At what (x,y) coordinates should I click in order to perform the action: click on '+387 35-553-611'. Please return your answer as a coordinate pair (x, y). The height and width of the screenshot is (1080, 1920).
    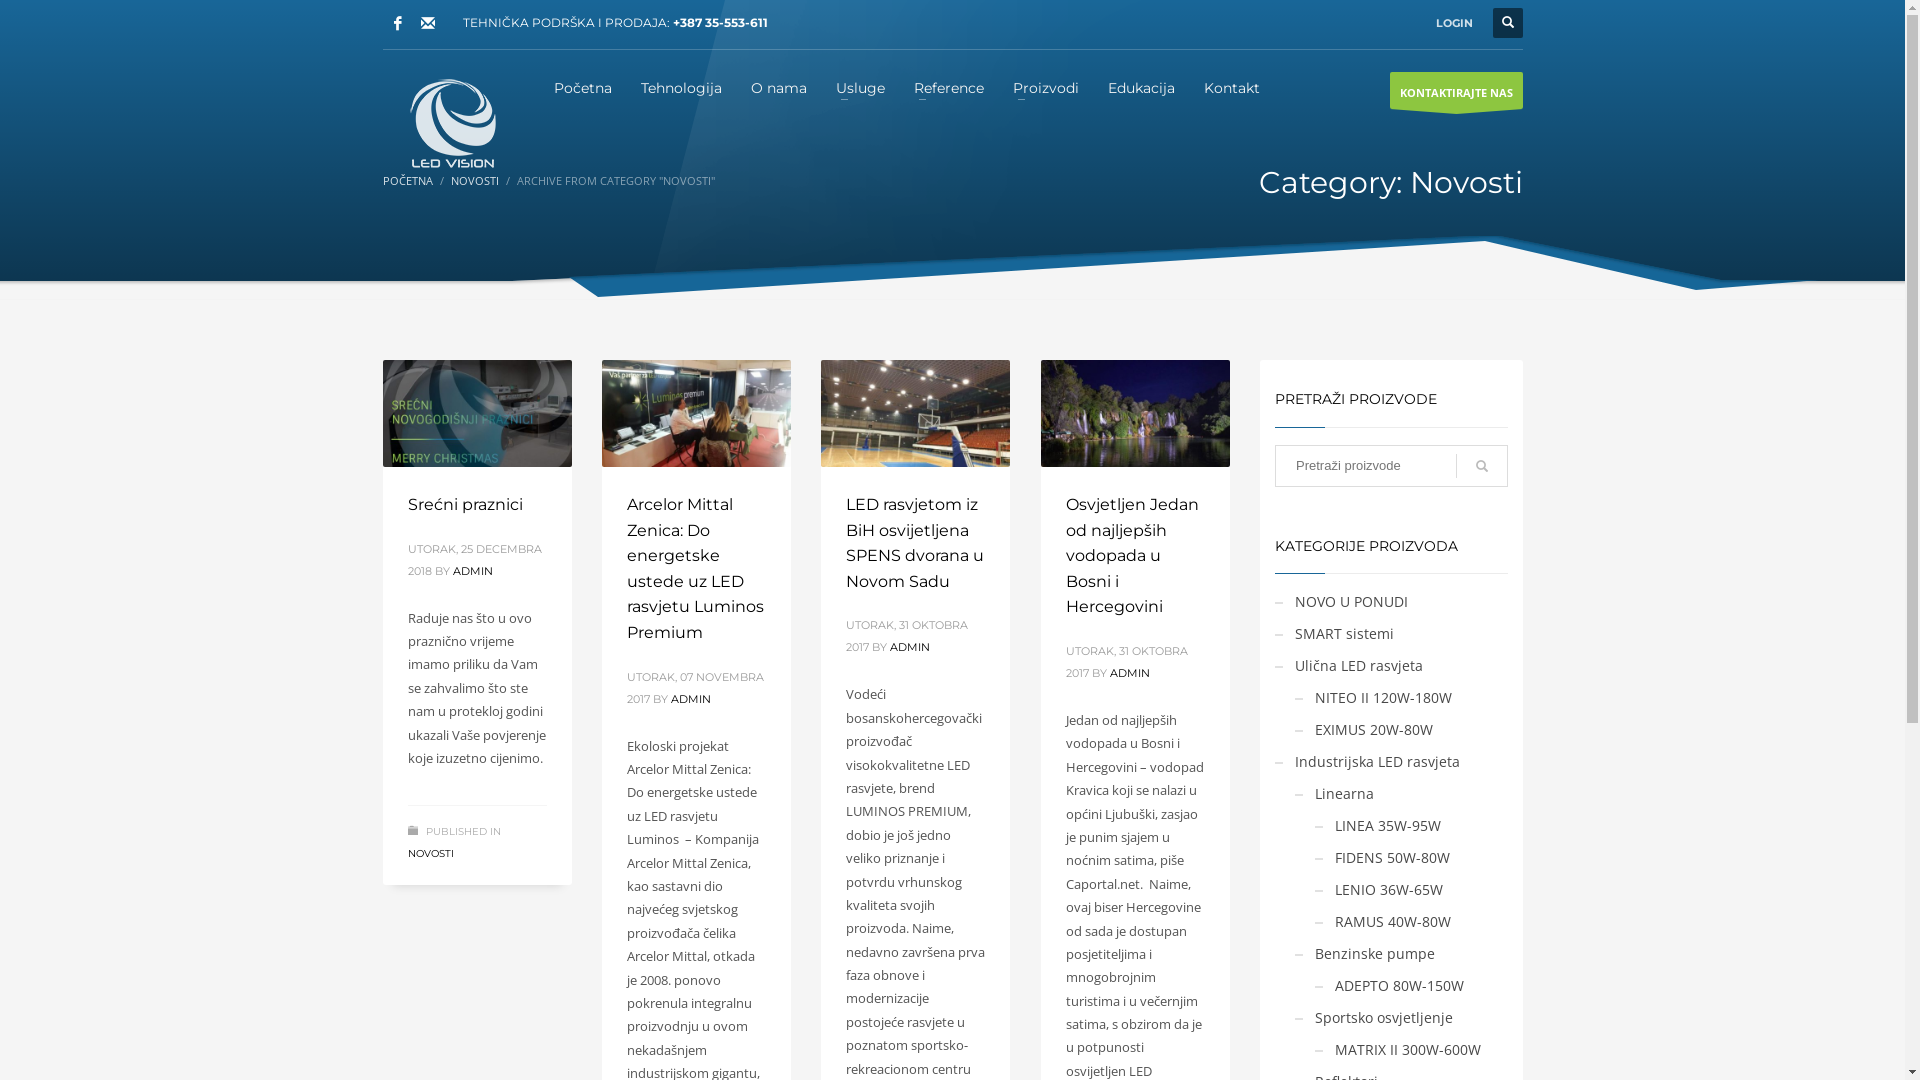
    Looking at the image, I should click on (719, 22).